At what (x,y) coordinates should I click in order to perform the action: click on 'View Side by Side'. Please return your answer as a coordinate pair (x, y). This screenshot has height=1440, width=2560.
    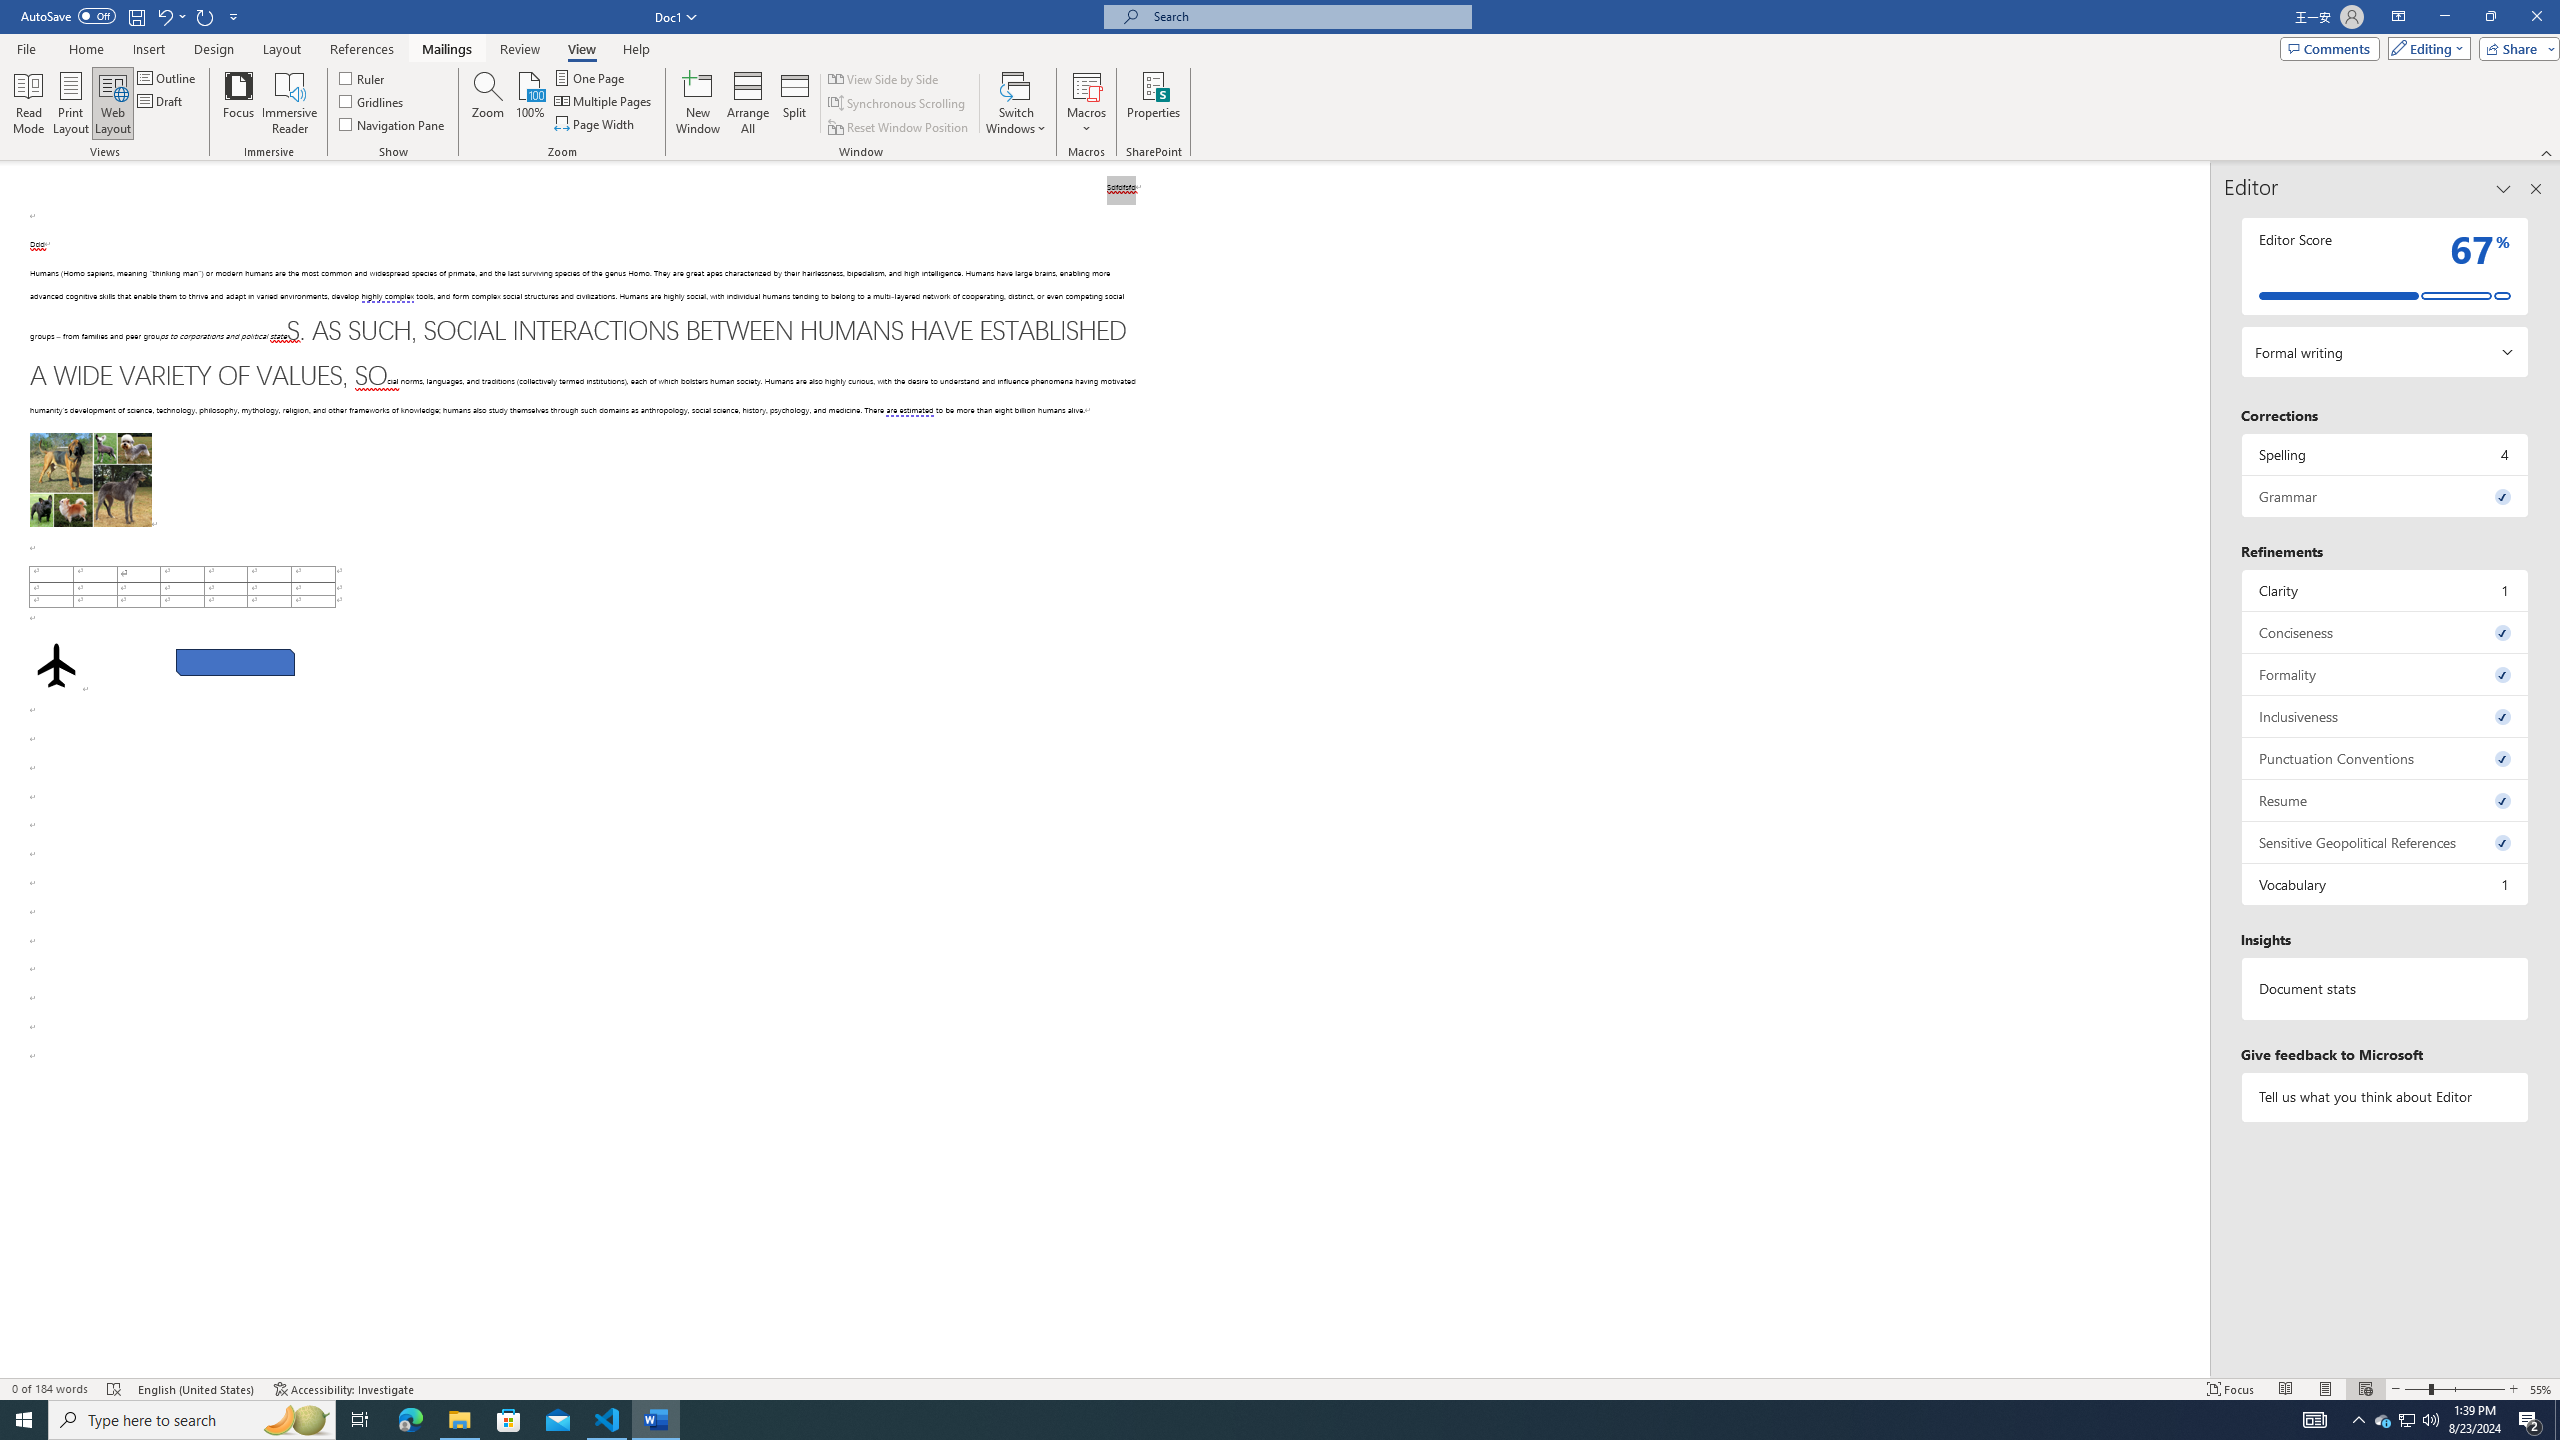
    Looking at the image, I should click on (884, 78).